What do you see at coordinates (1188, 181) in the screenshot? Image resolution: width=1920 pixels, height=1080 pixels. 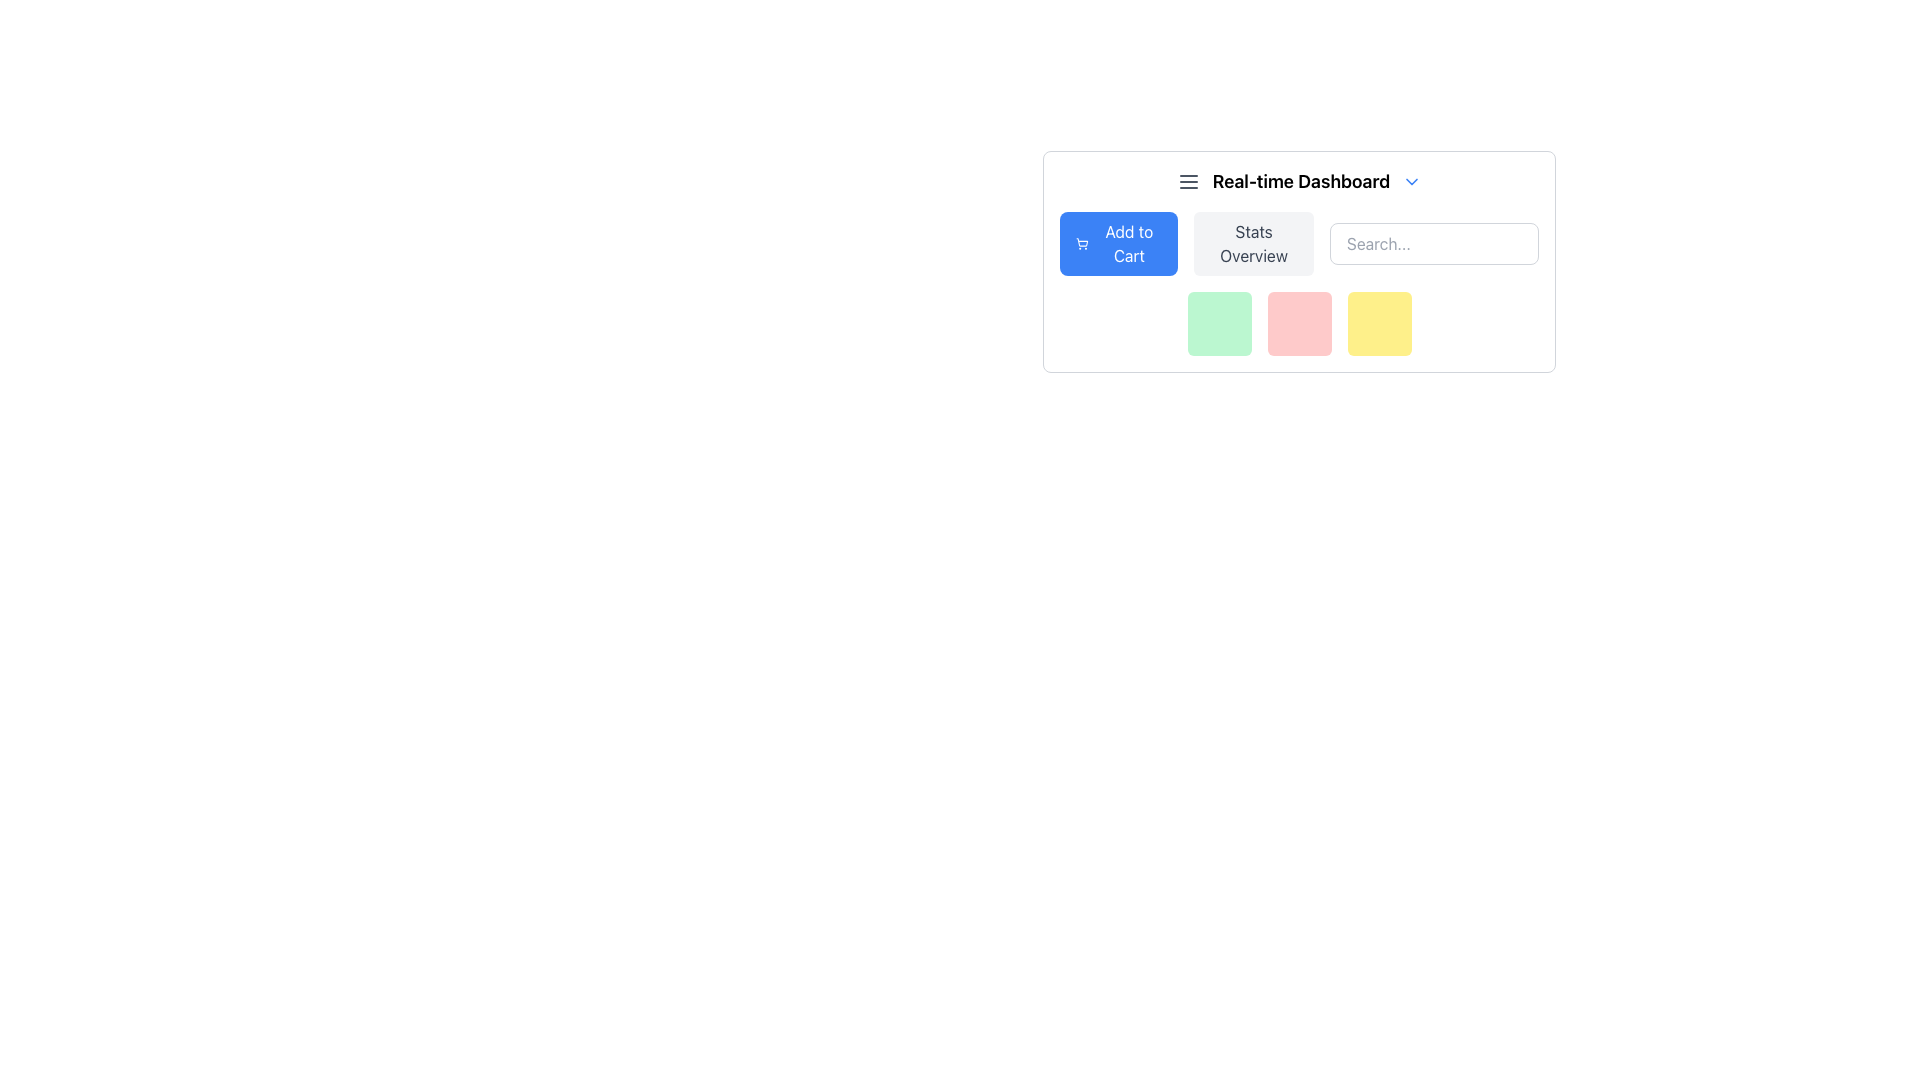 I see `the Icon Button located at the left end of the header bar preceding the text 'Real-time Dashboard'` at bounding box center [1188, 181].